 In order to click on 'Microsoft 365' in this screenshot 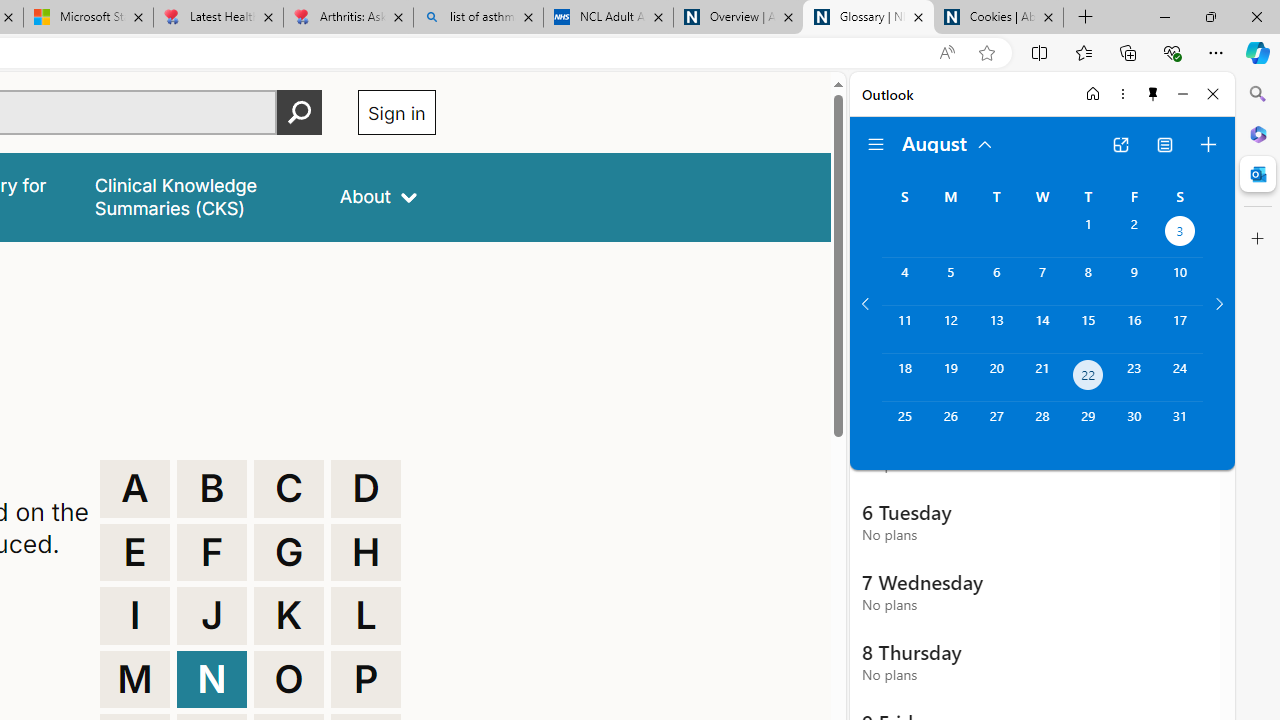, I will do `click(1257, 133)`.